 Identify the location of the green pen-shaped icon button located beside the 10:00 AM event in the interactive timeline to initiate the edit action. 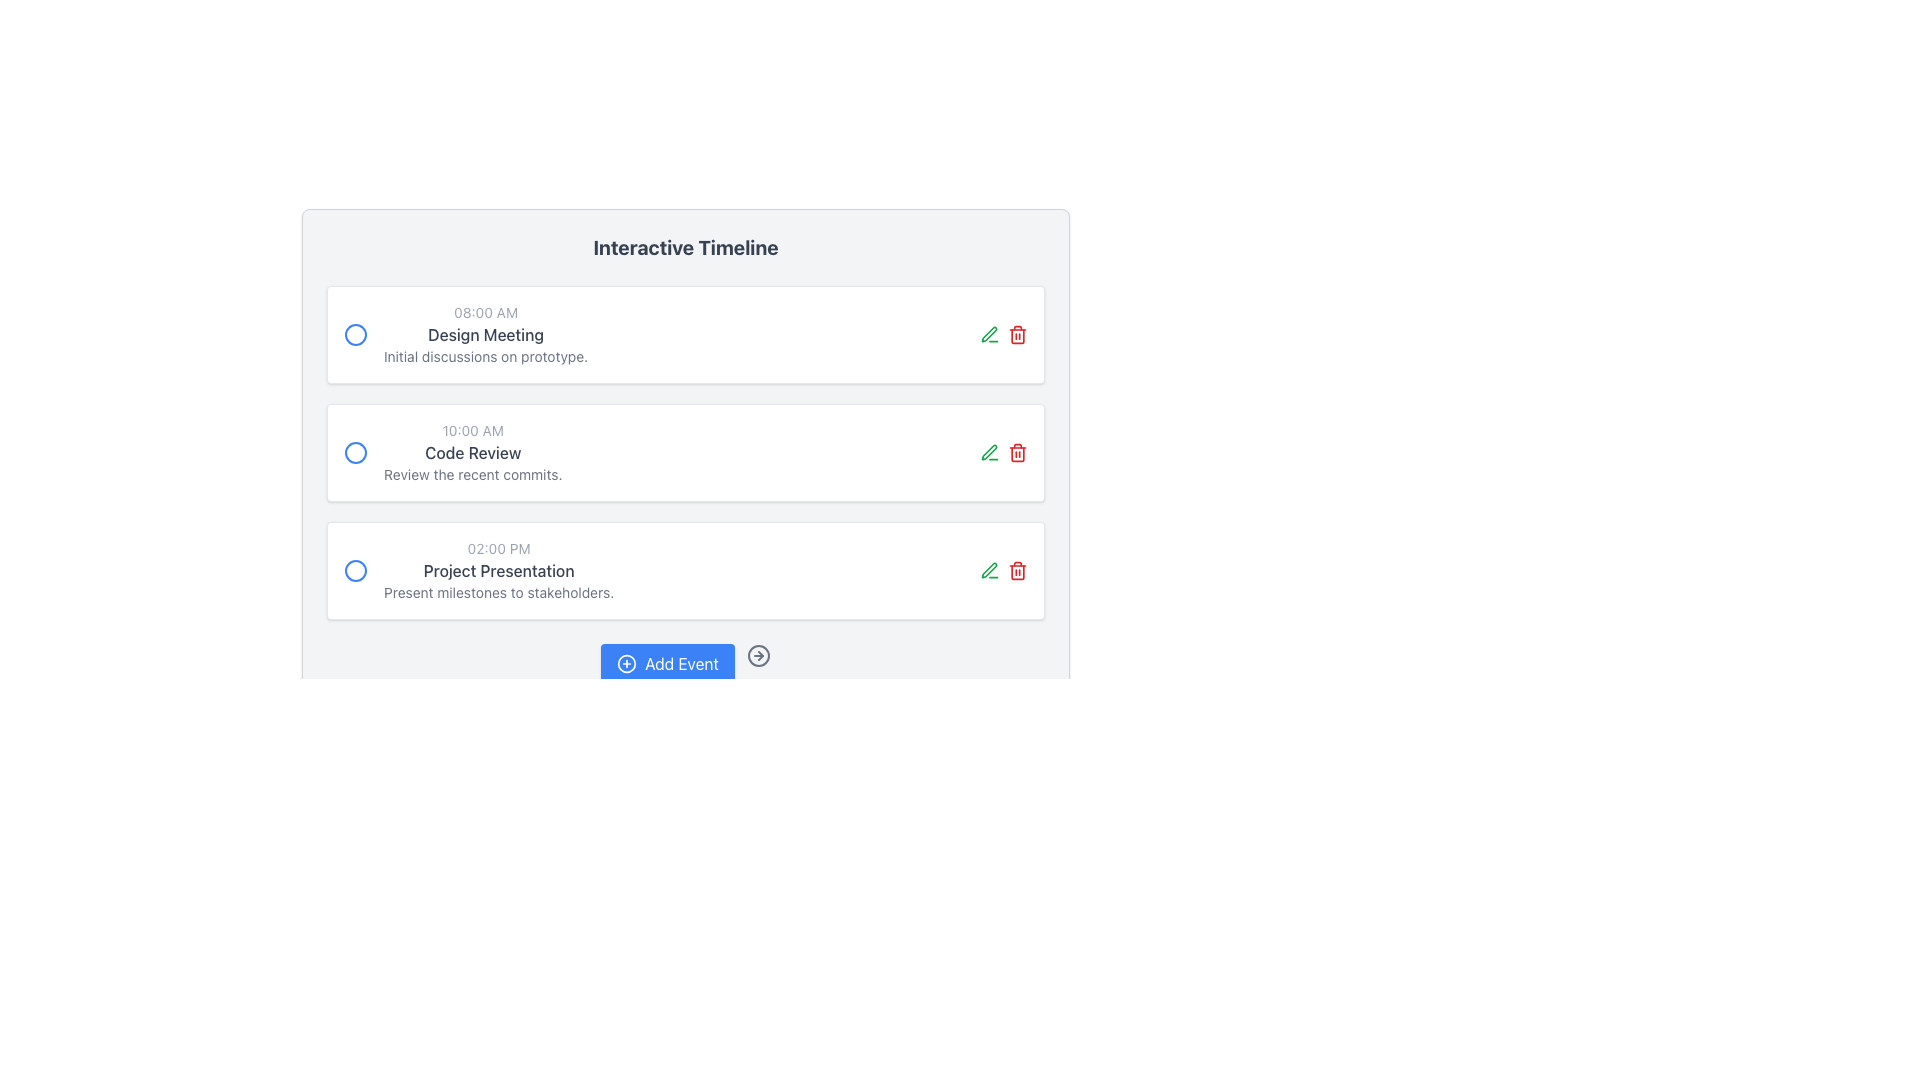
(989, 452).